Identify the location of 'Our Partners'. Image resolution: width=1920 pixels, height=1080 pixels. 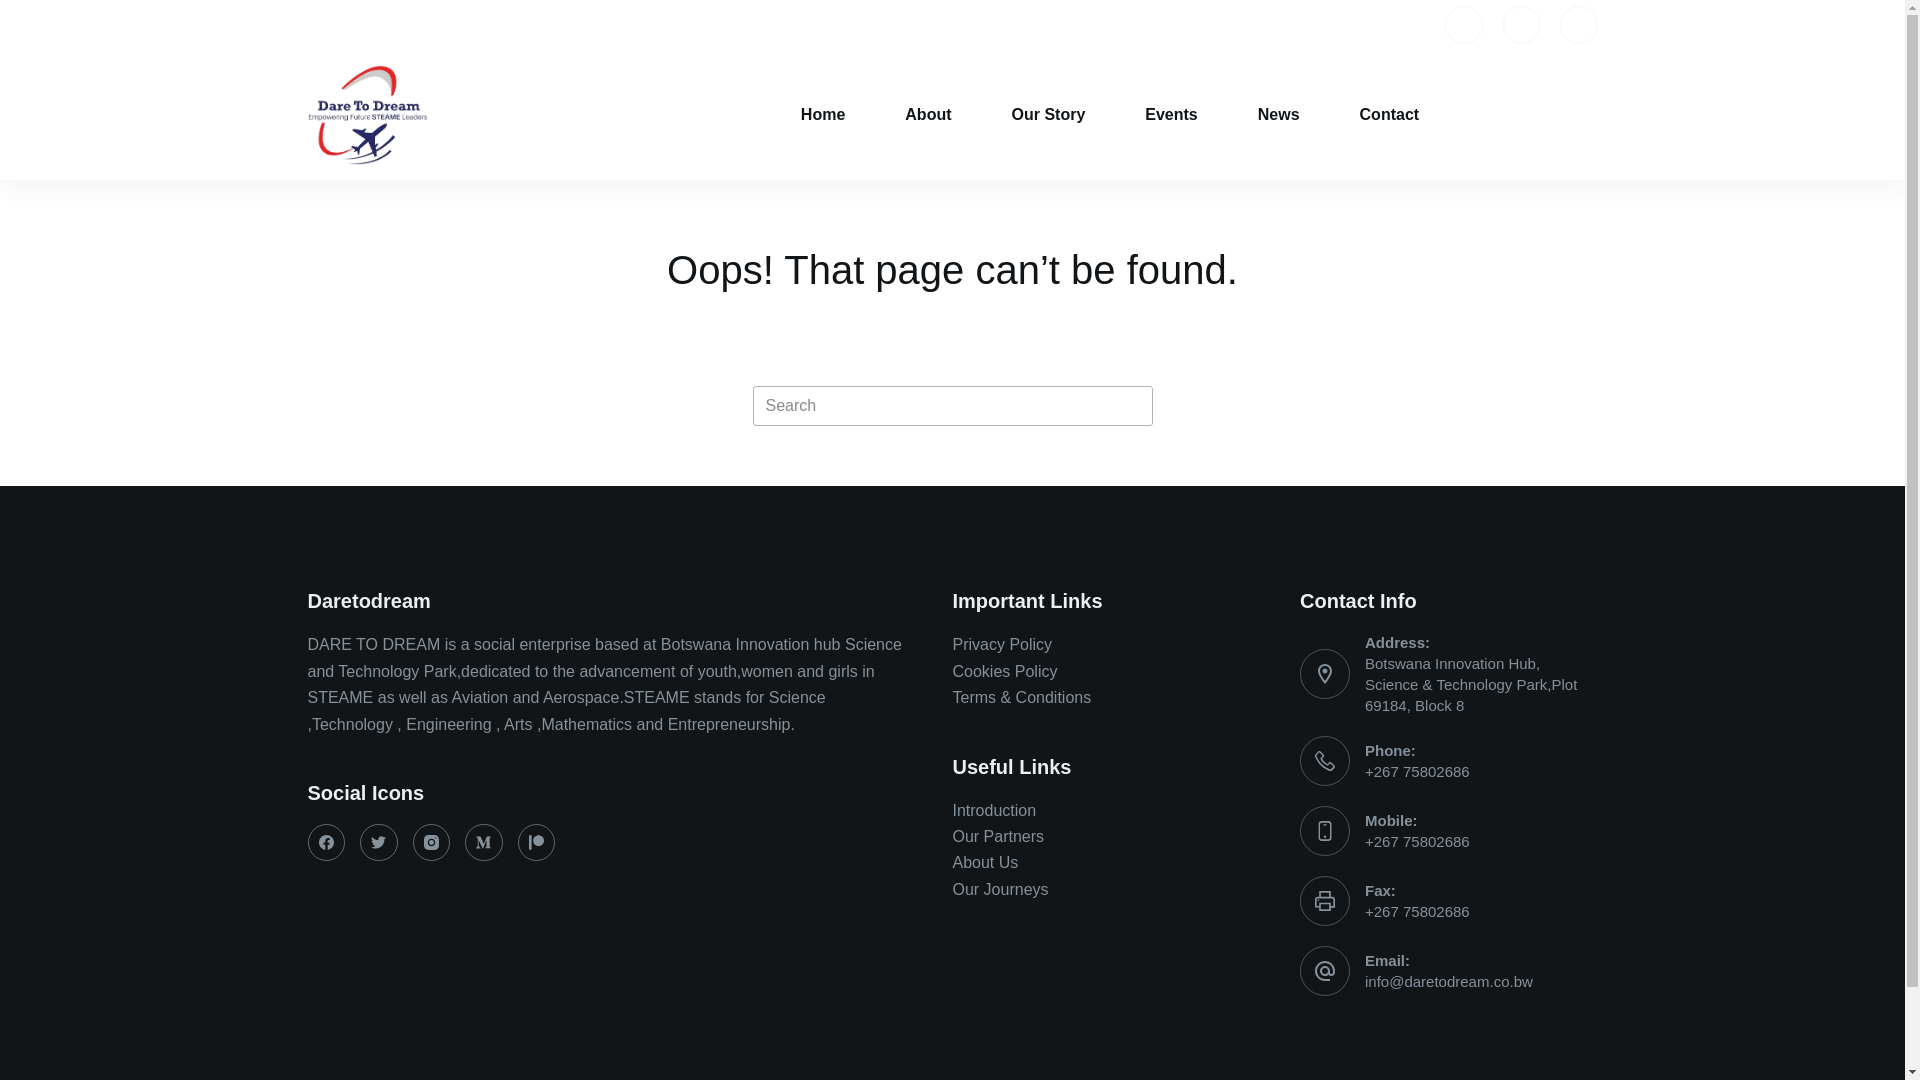
(950, 836).